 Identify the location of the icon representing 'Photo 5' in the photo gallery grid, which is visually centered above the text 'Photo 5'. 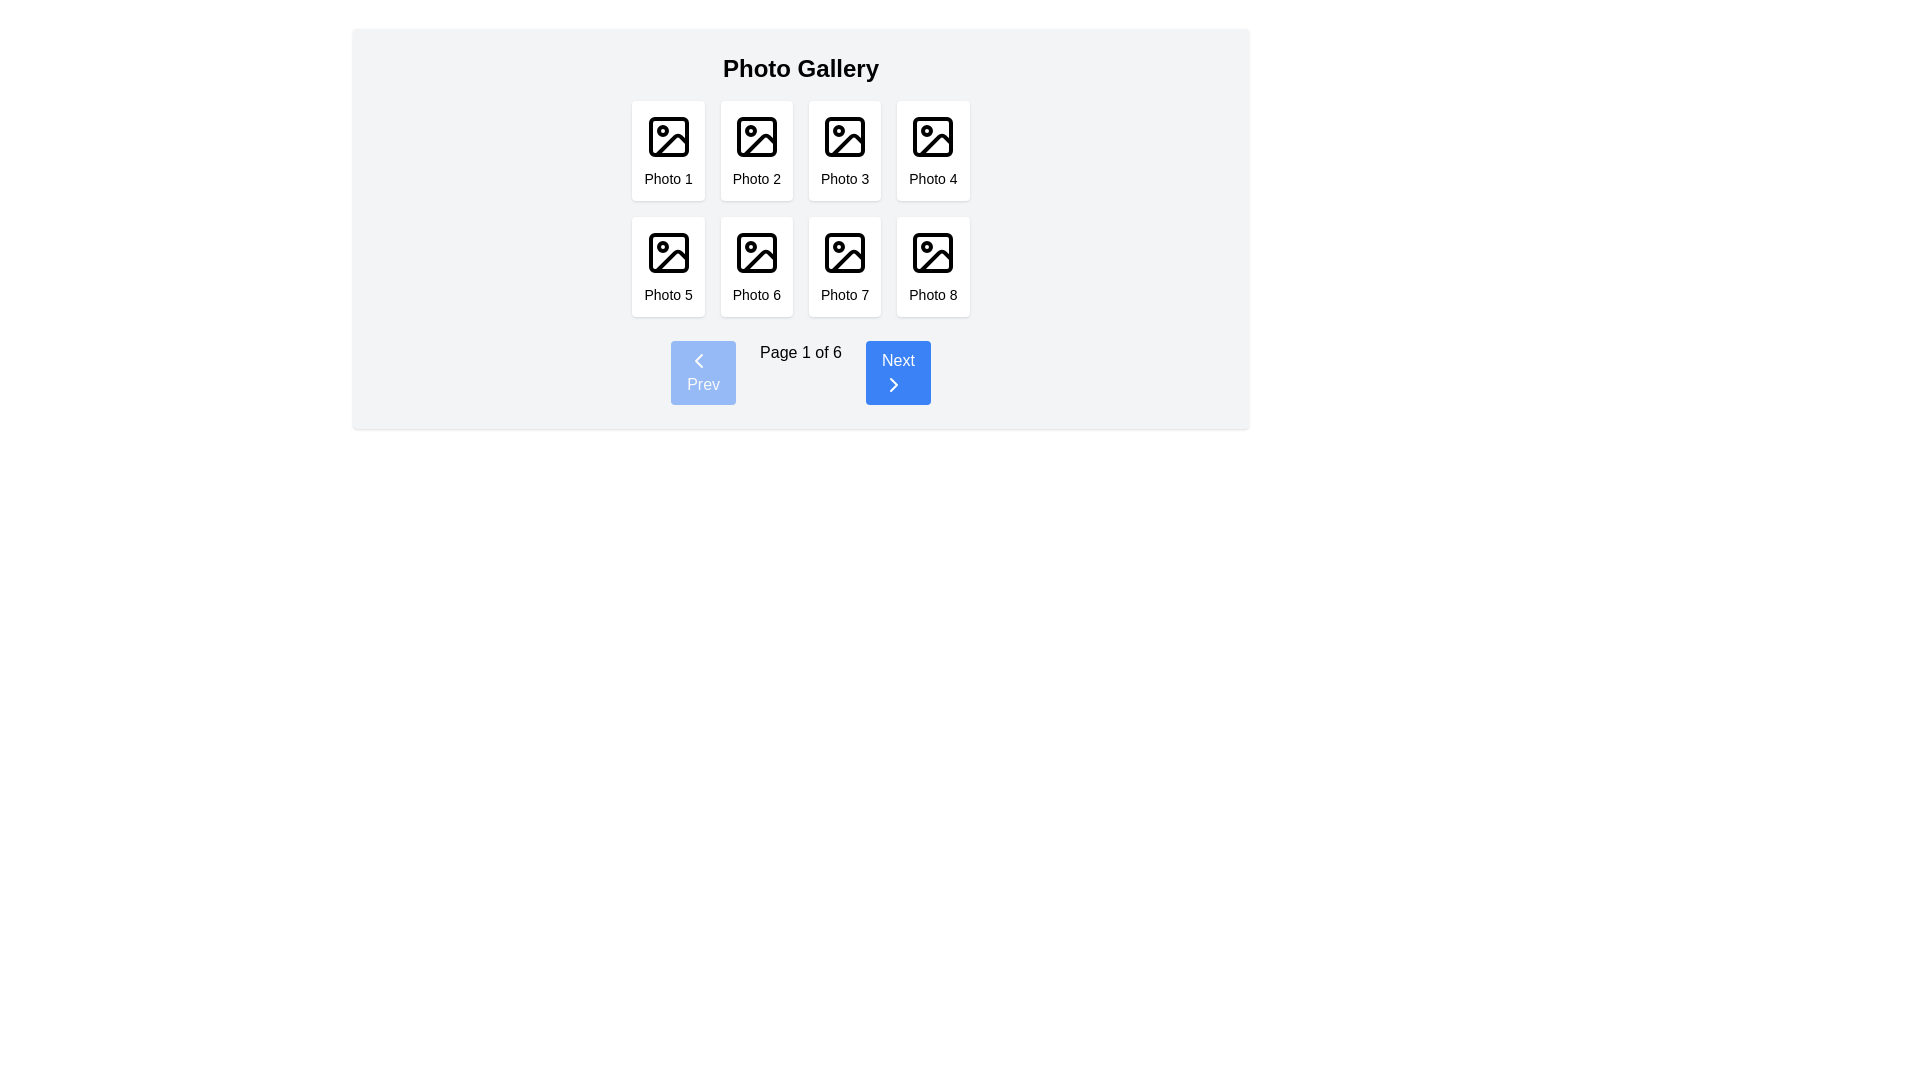
(668, 252).